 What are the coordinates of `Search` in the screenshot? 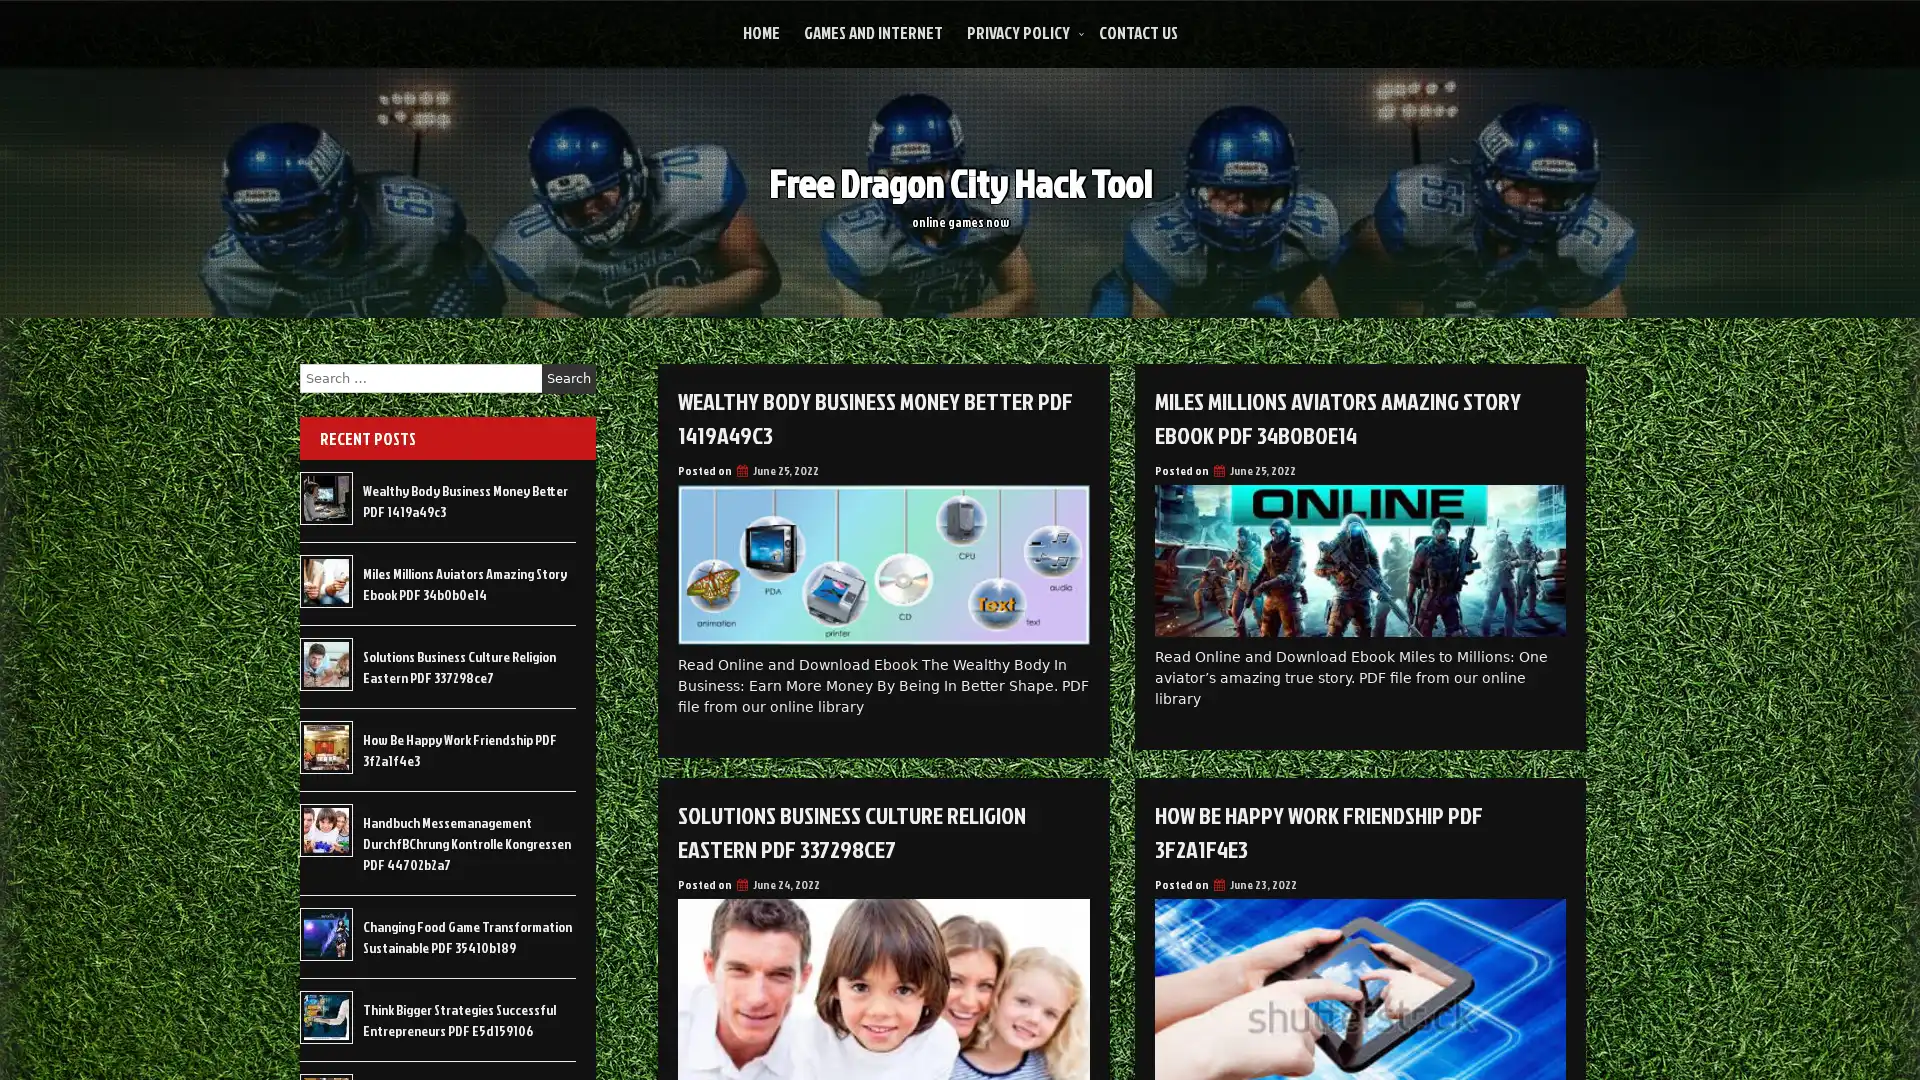 It's located at (568, 378).